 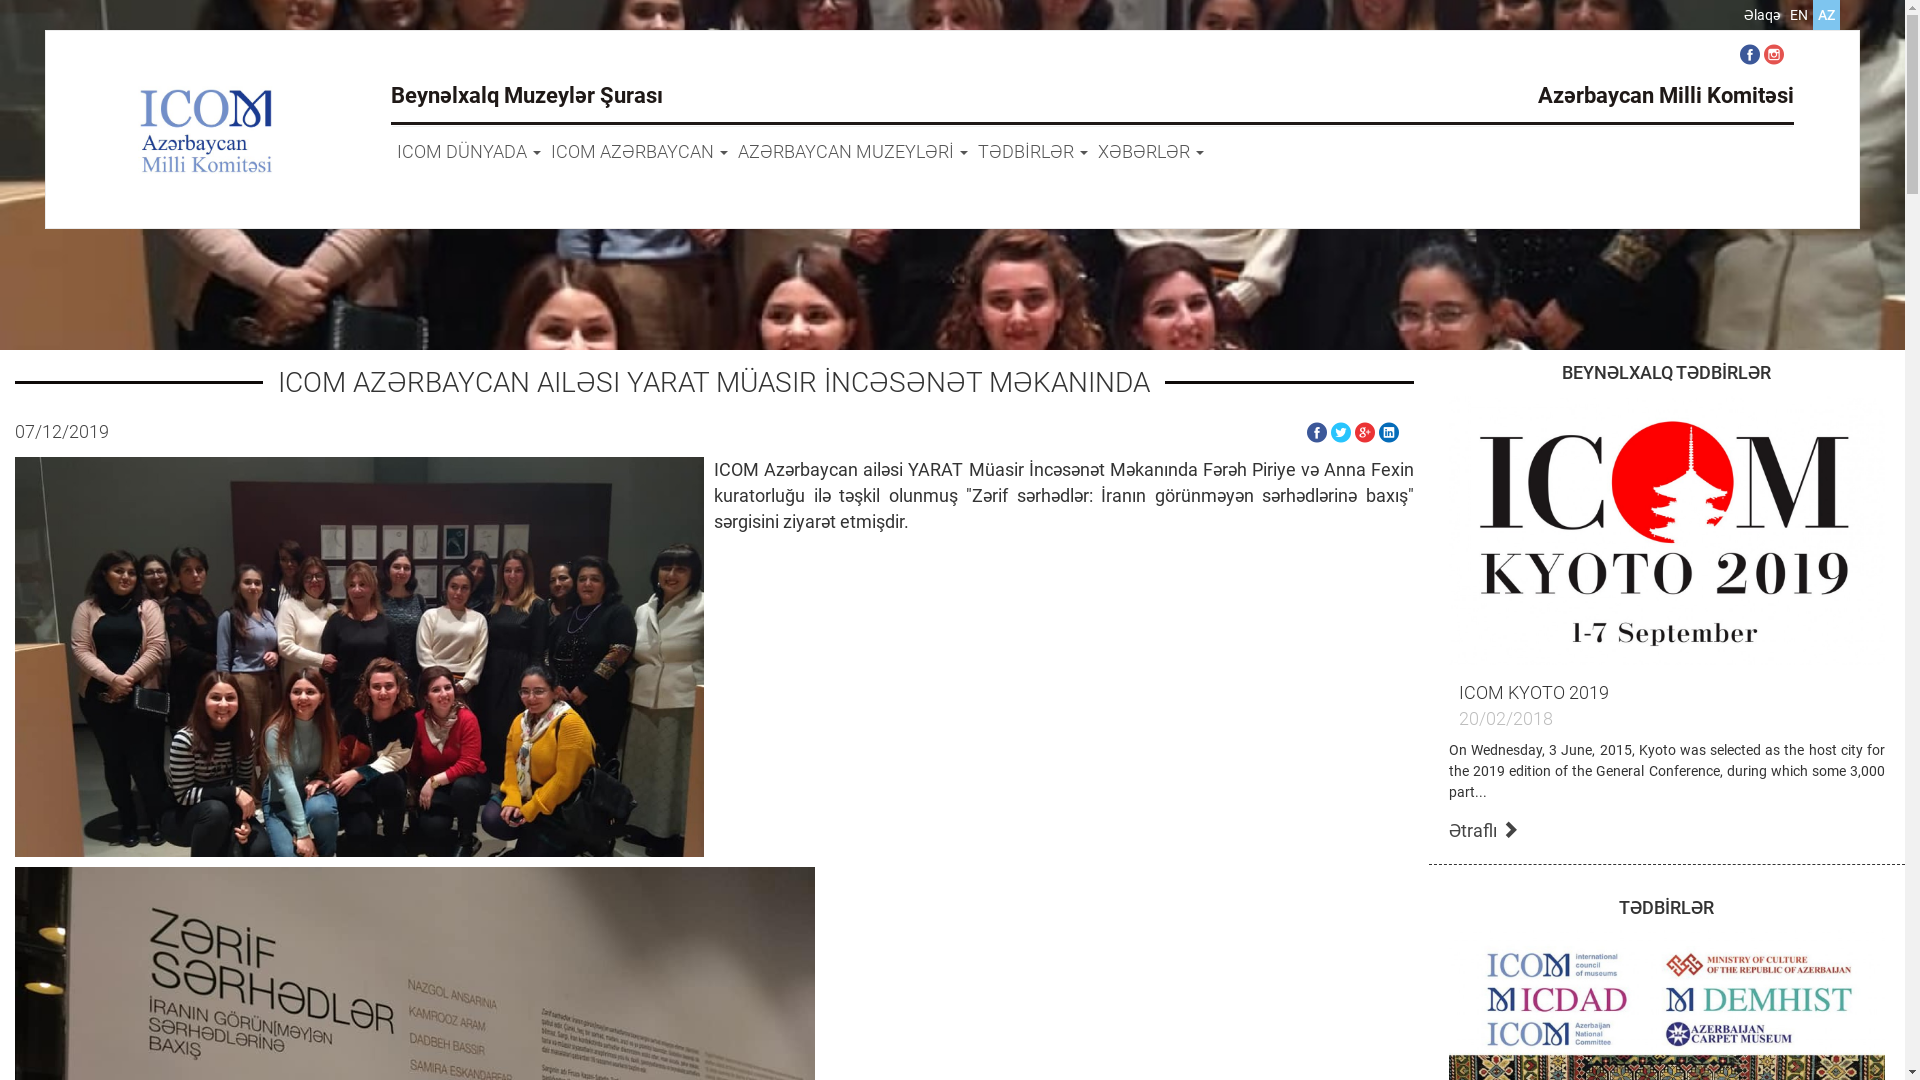 What do you see at coordinates (1799, 15) in the screenshot?
I see `'EN'` at bounding box center [1799, 15].